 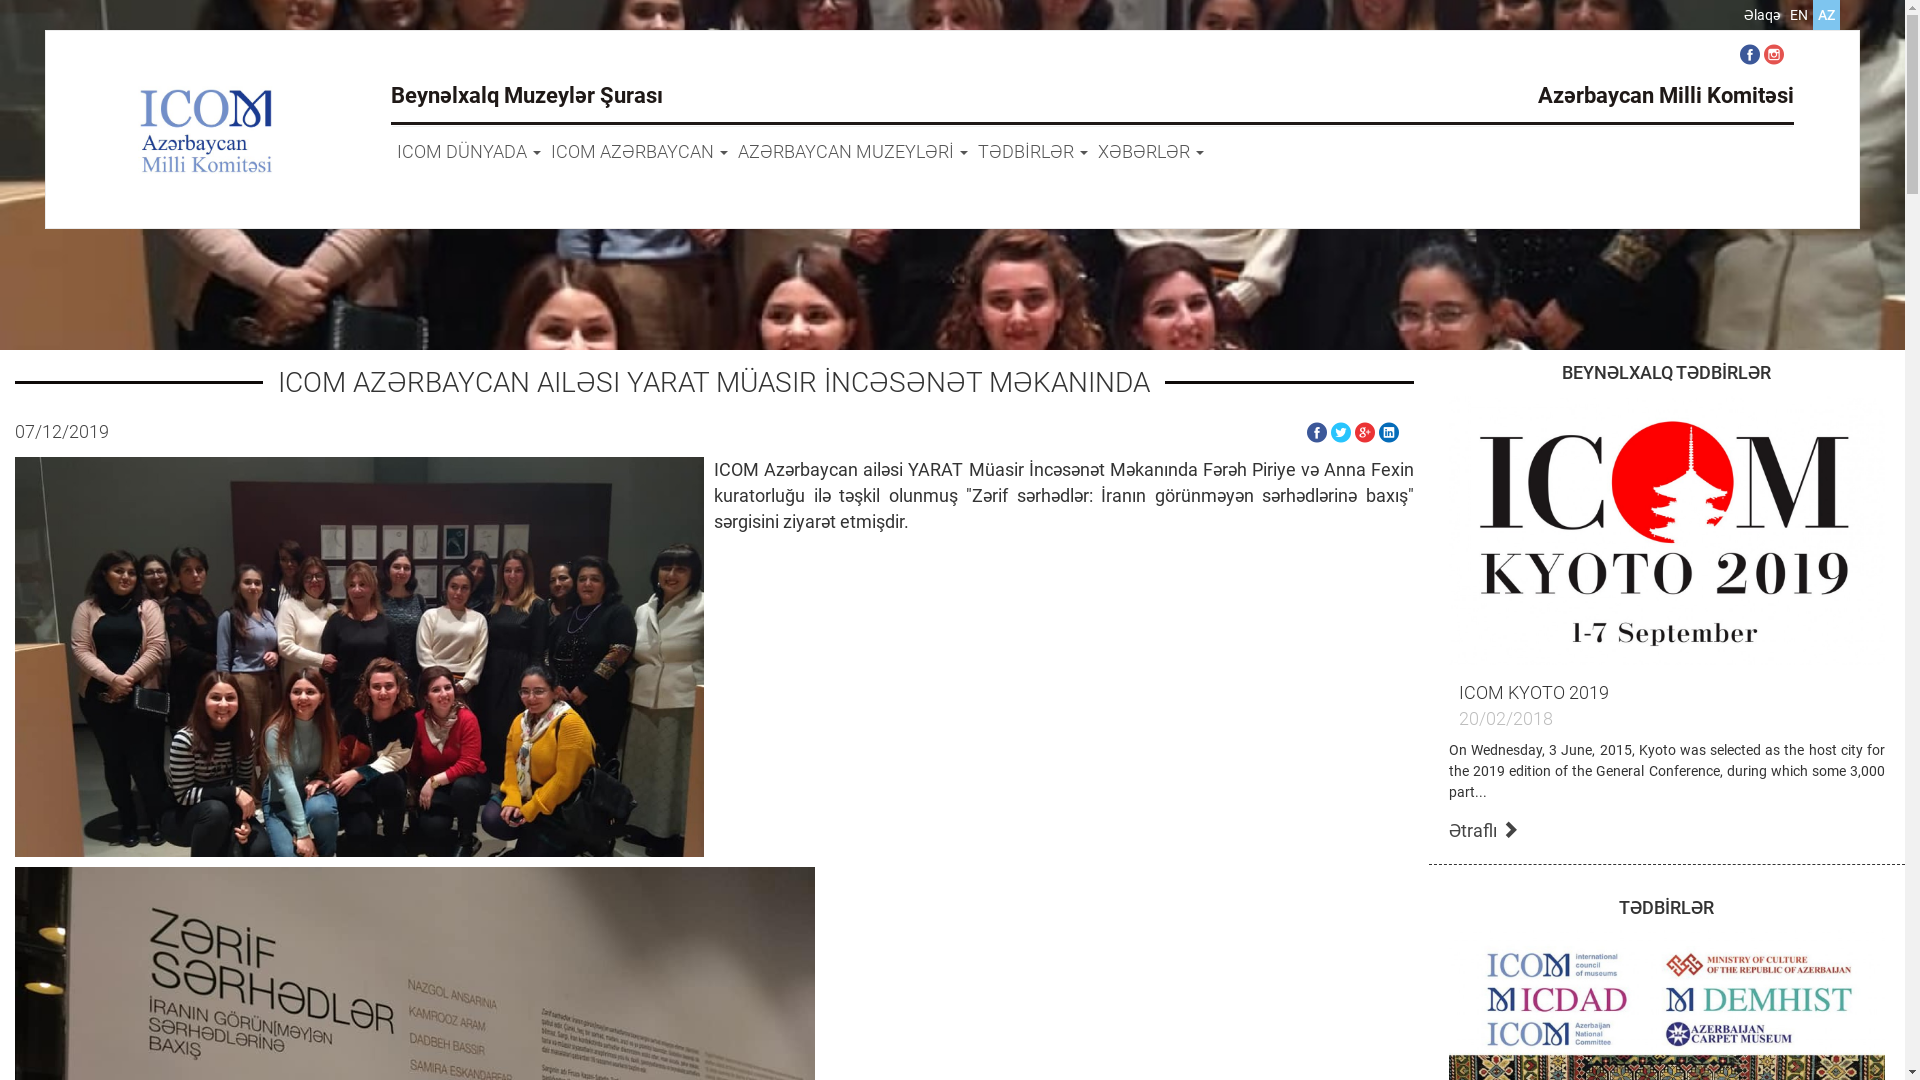 What do you see at coordinates (1799, 15) in the screenshot?
I see `'EN'` at bounding box center [1799, 15].